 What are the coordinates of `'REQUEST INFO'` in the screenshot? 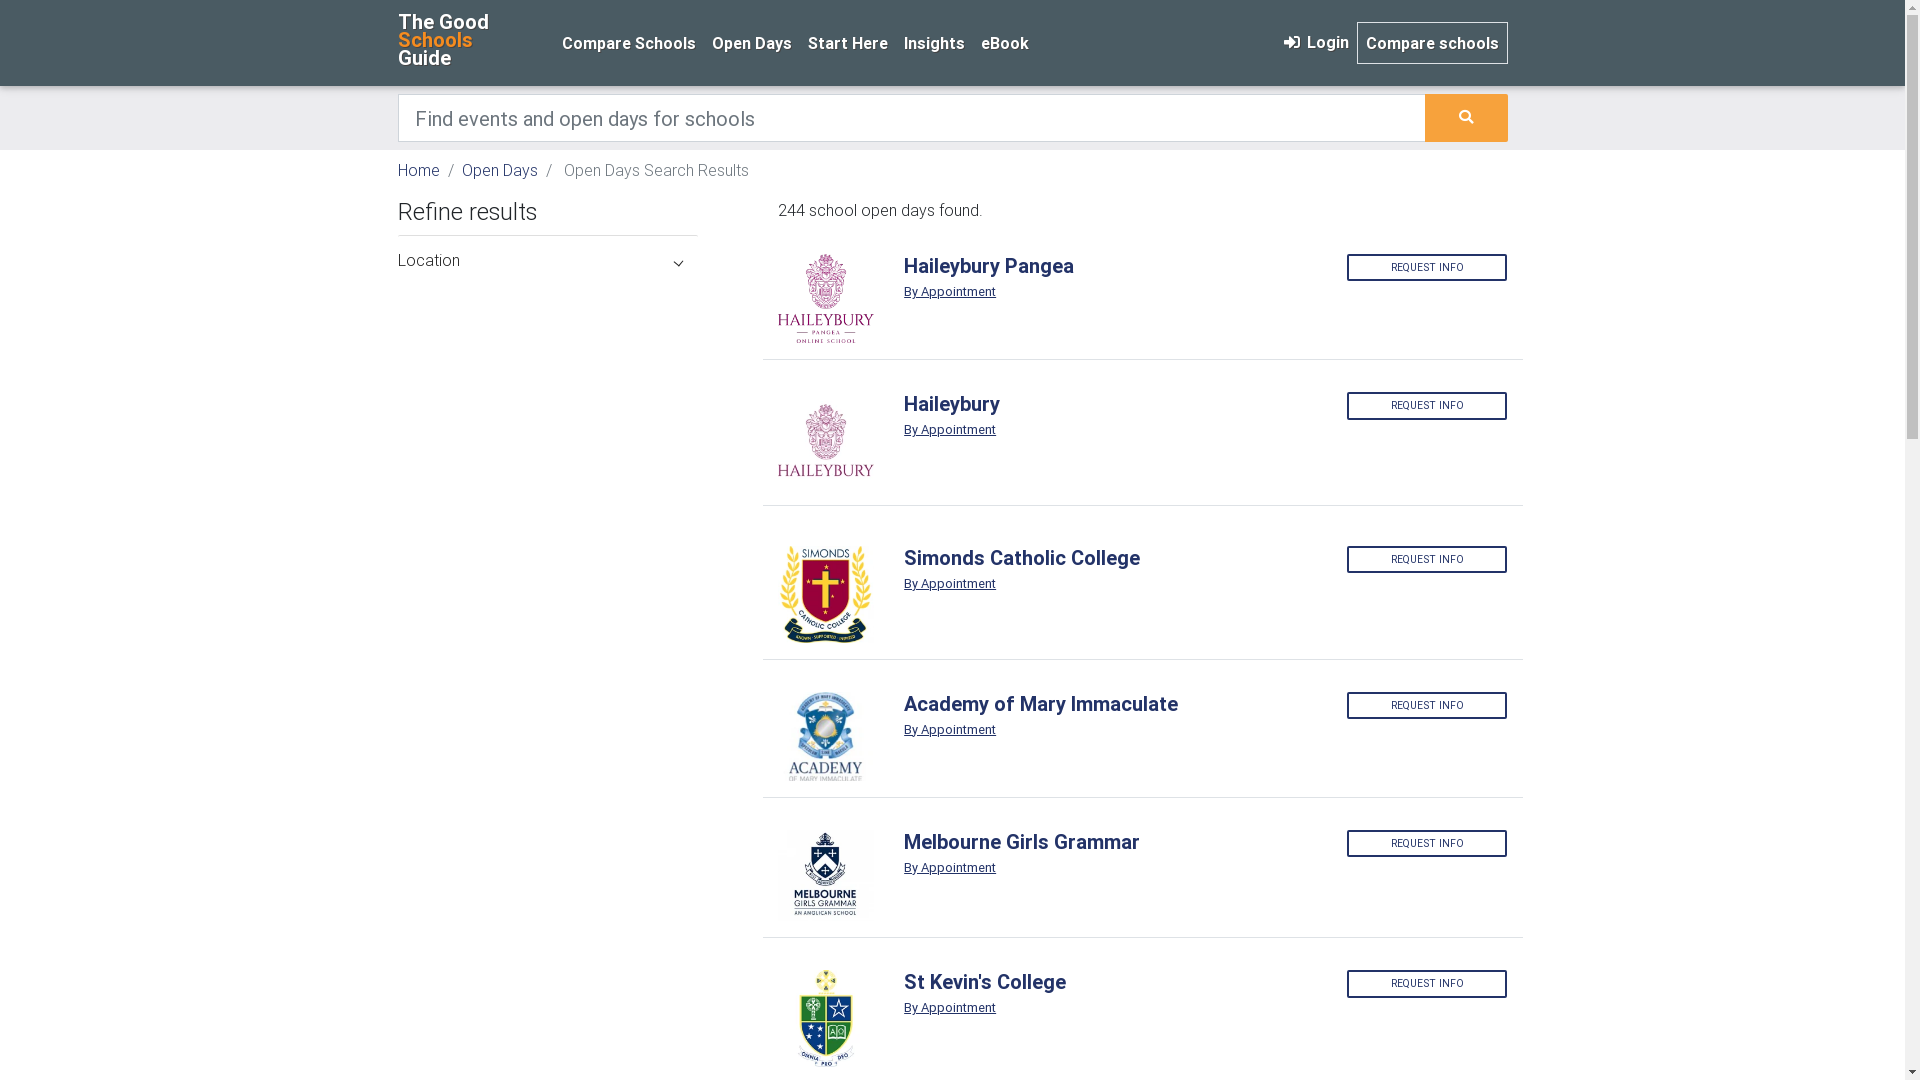 It's located at (1425, 704).